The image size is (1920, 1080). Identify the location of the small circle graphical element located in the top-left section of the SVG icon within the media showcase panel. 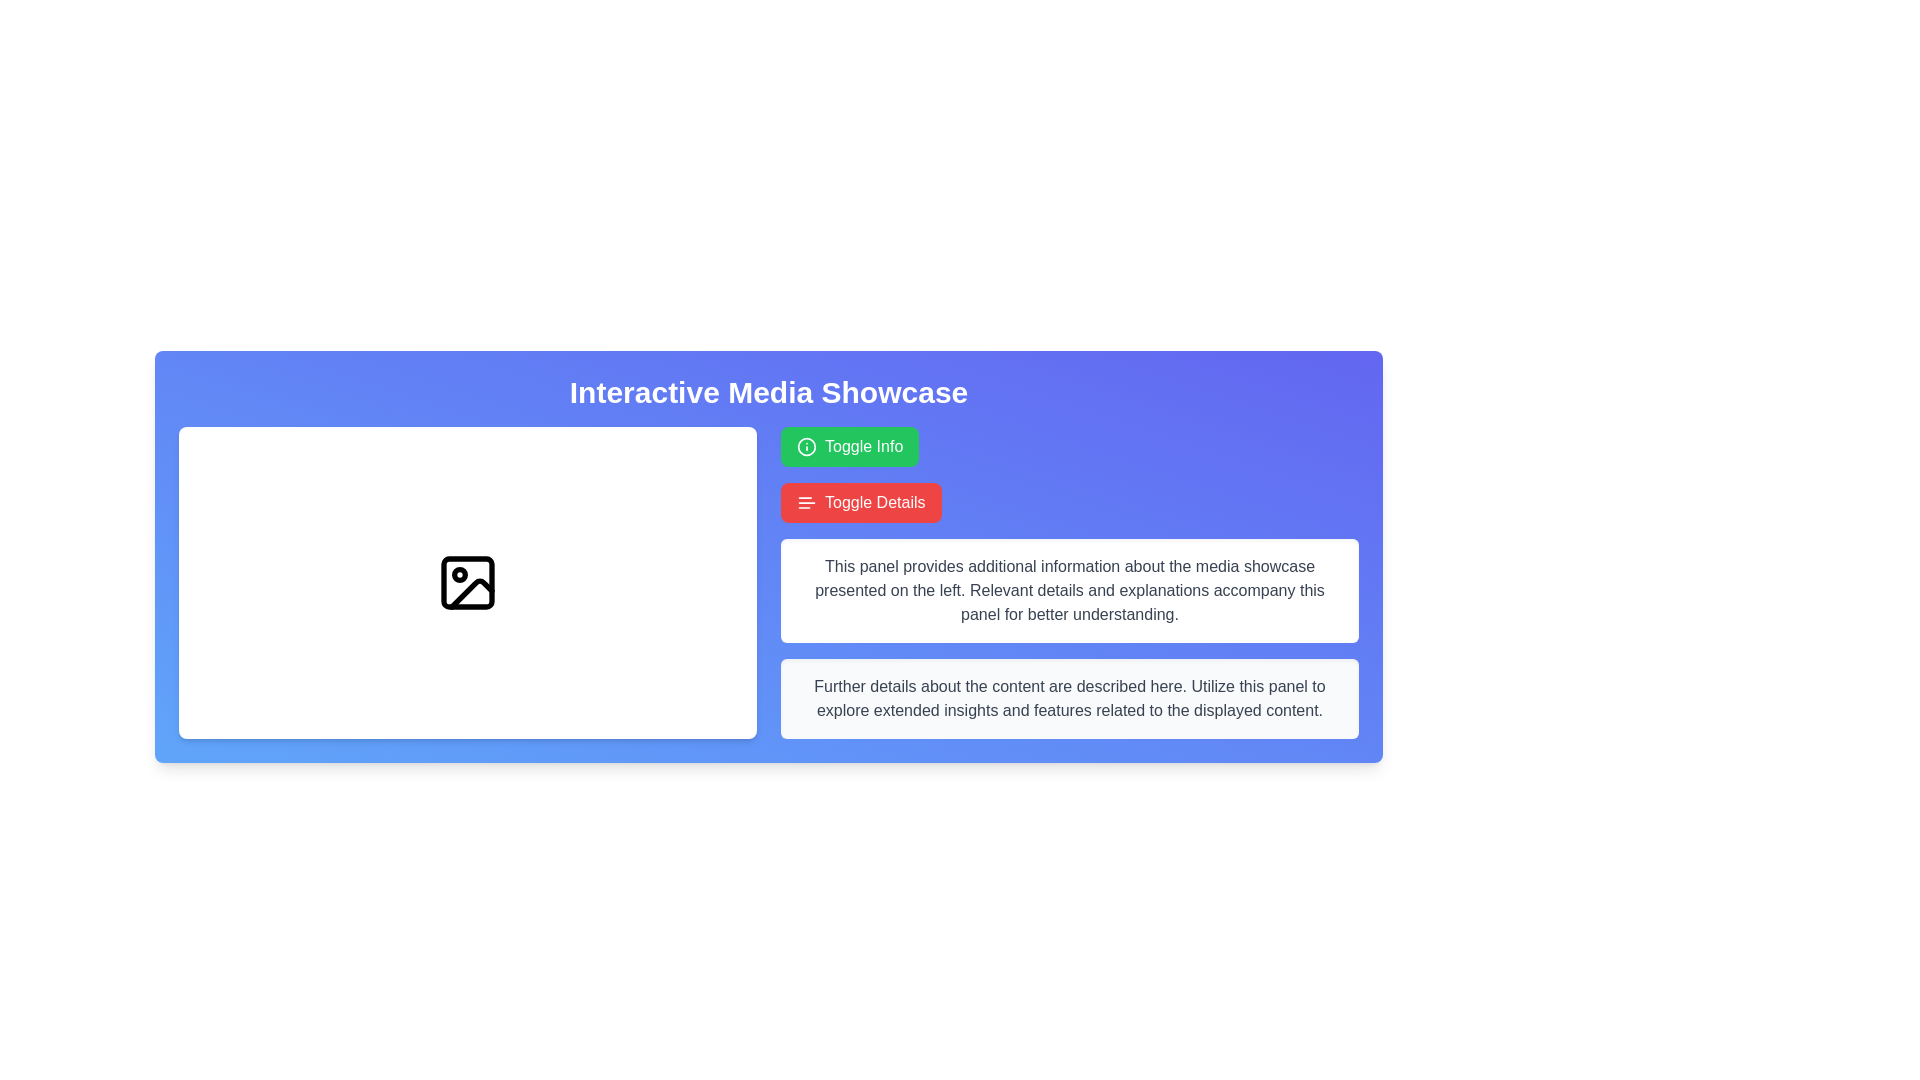
(459, 574).